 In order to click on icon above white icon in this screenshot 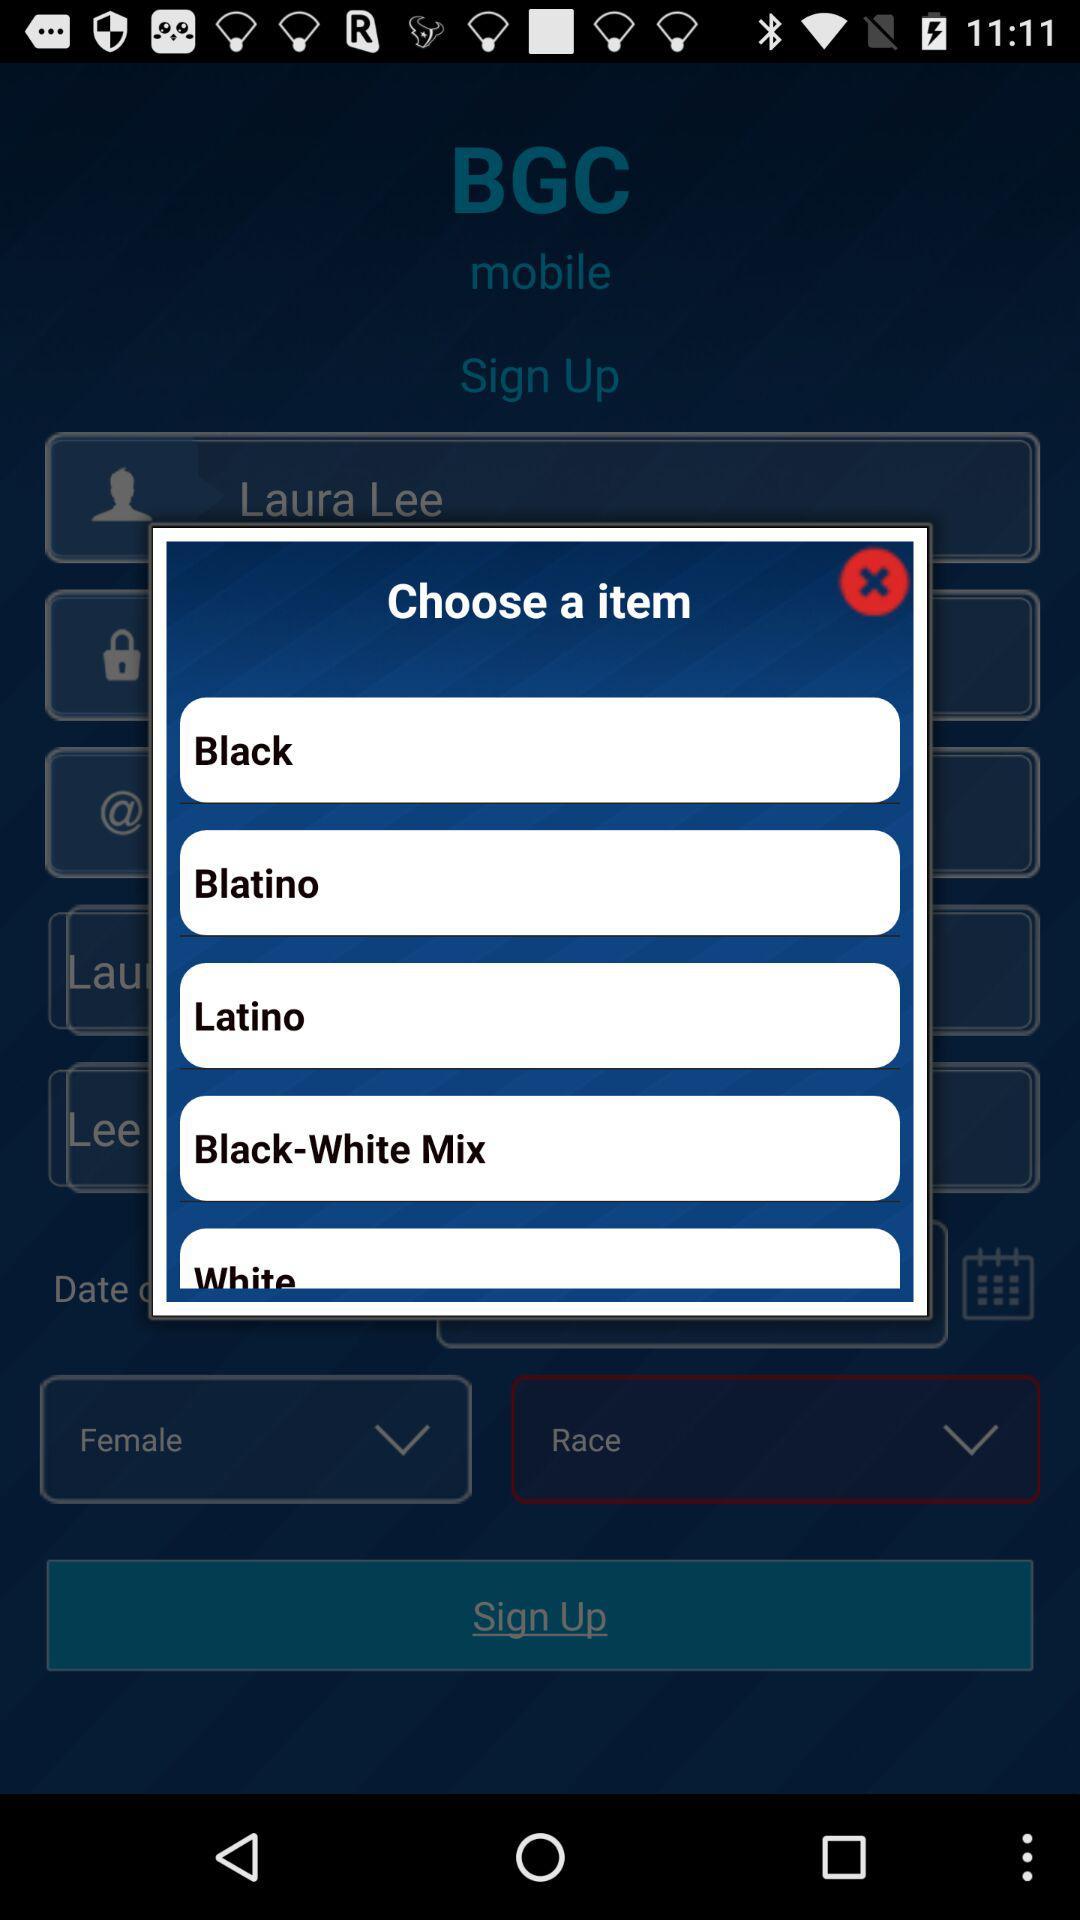, I will do `click(540, 1148)`.